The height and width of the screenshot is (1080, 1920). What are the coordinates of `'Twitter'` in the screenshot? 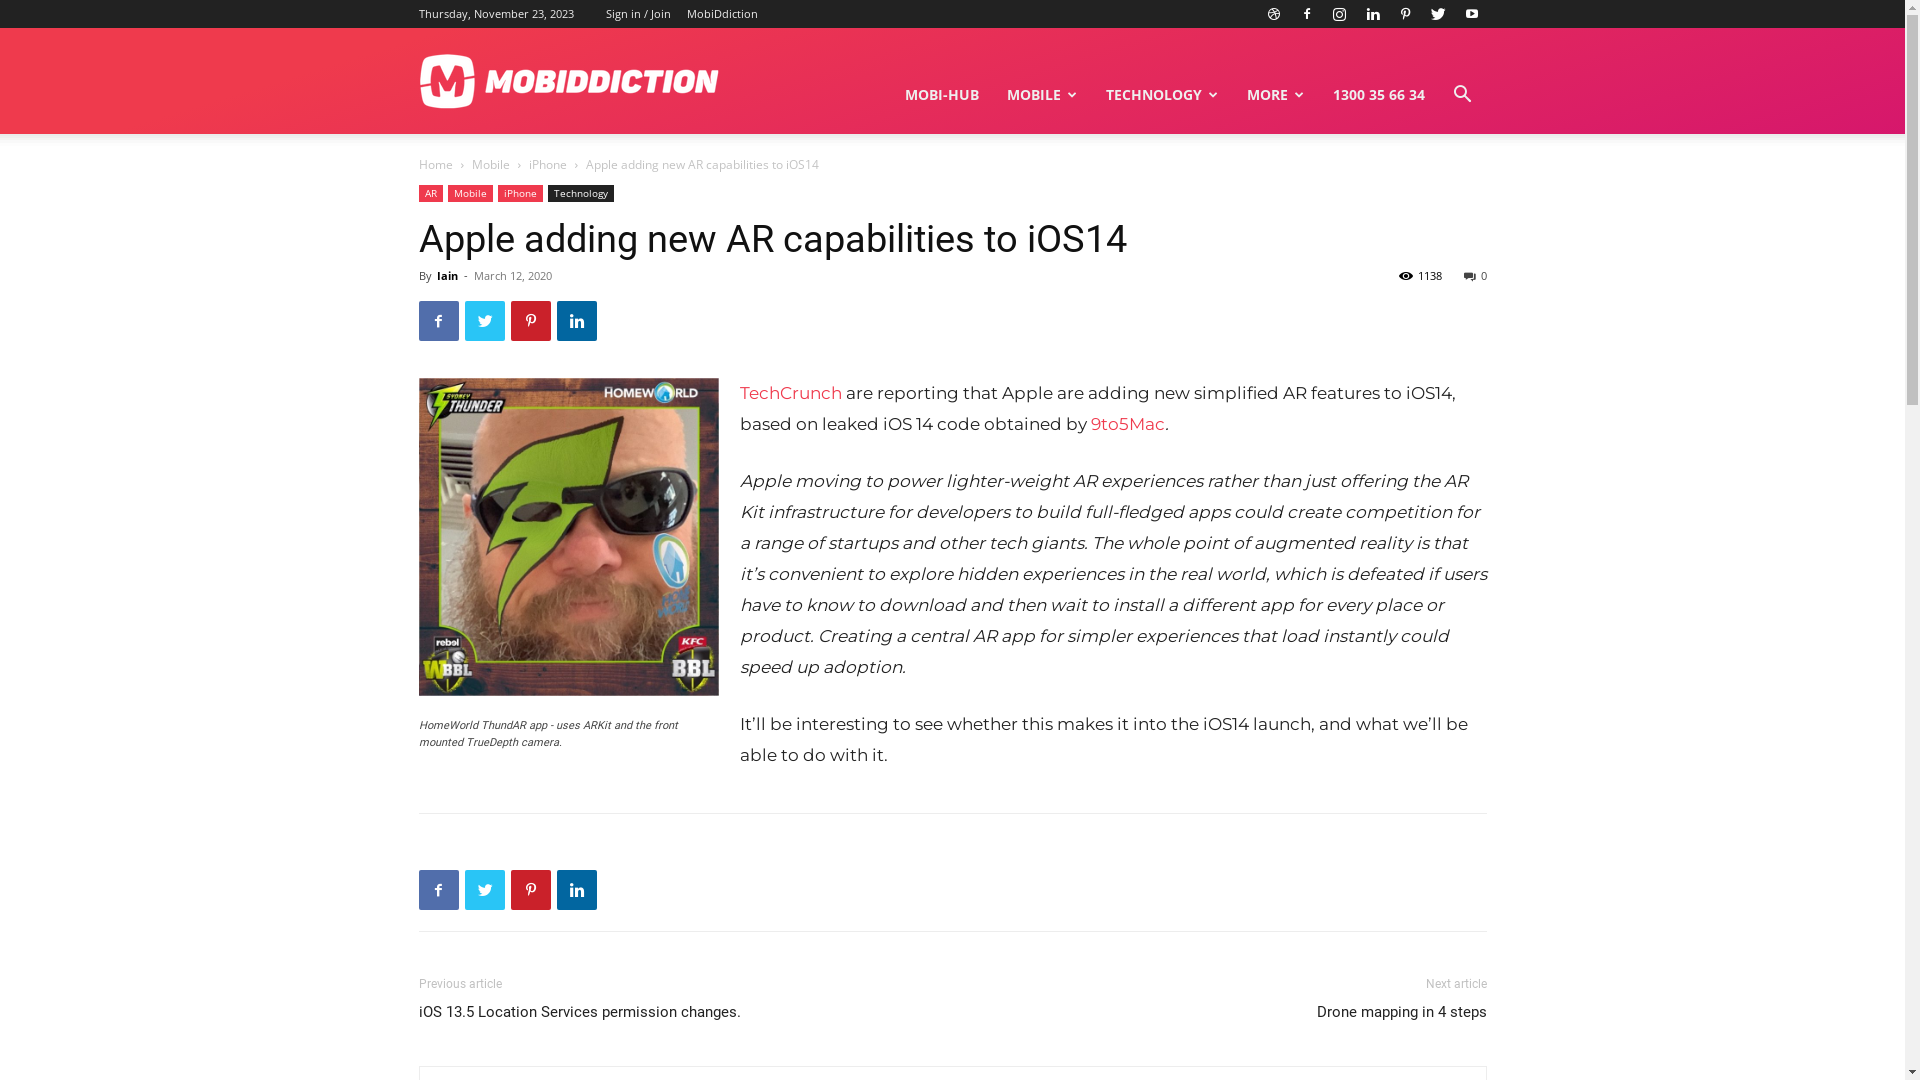 It's located at (1438, 14).